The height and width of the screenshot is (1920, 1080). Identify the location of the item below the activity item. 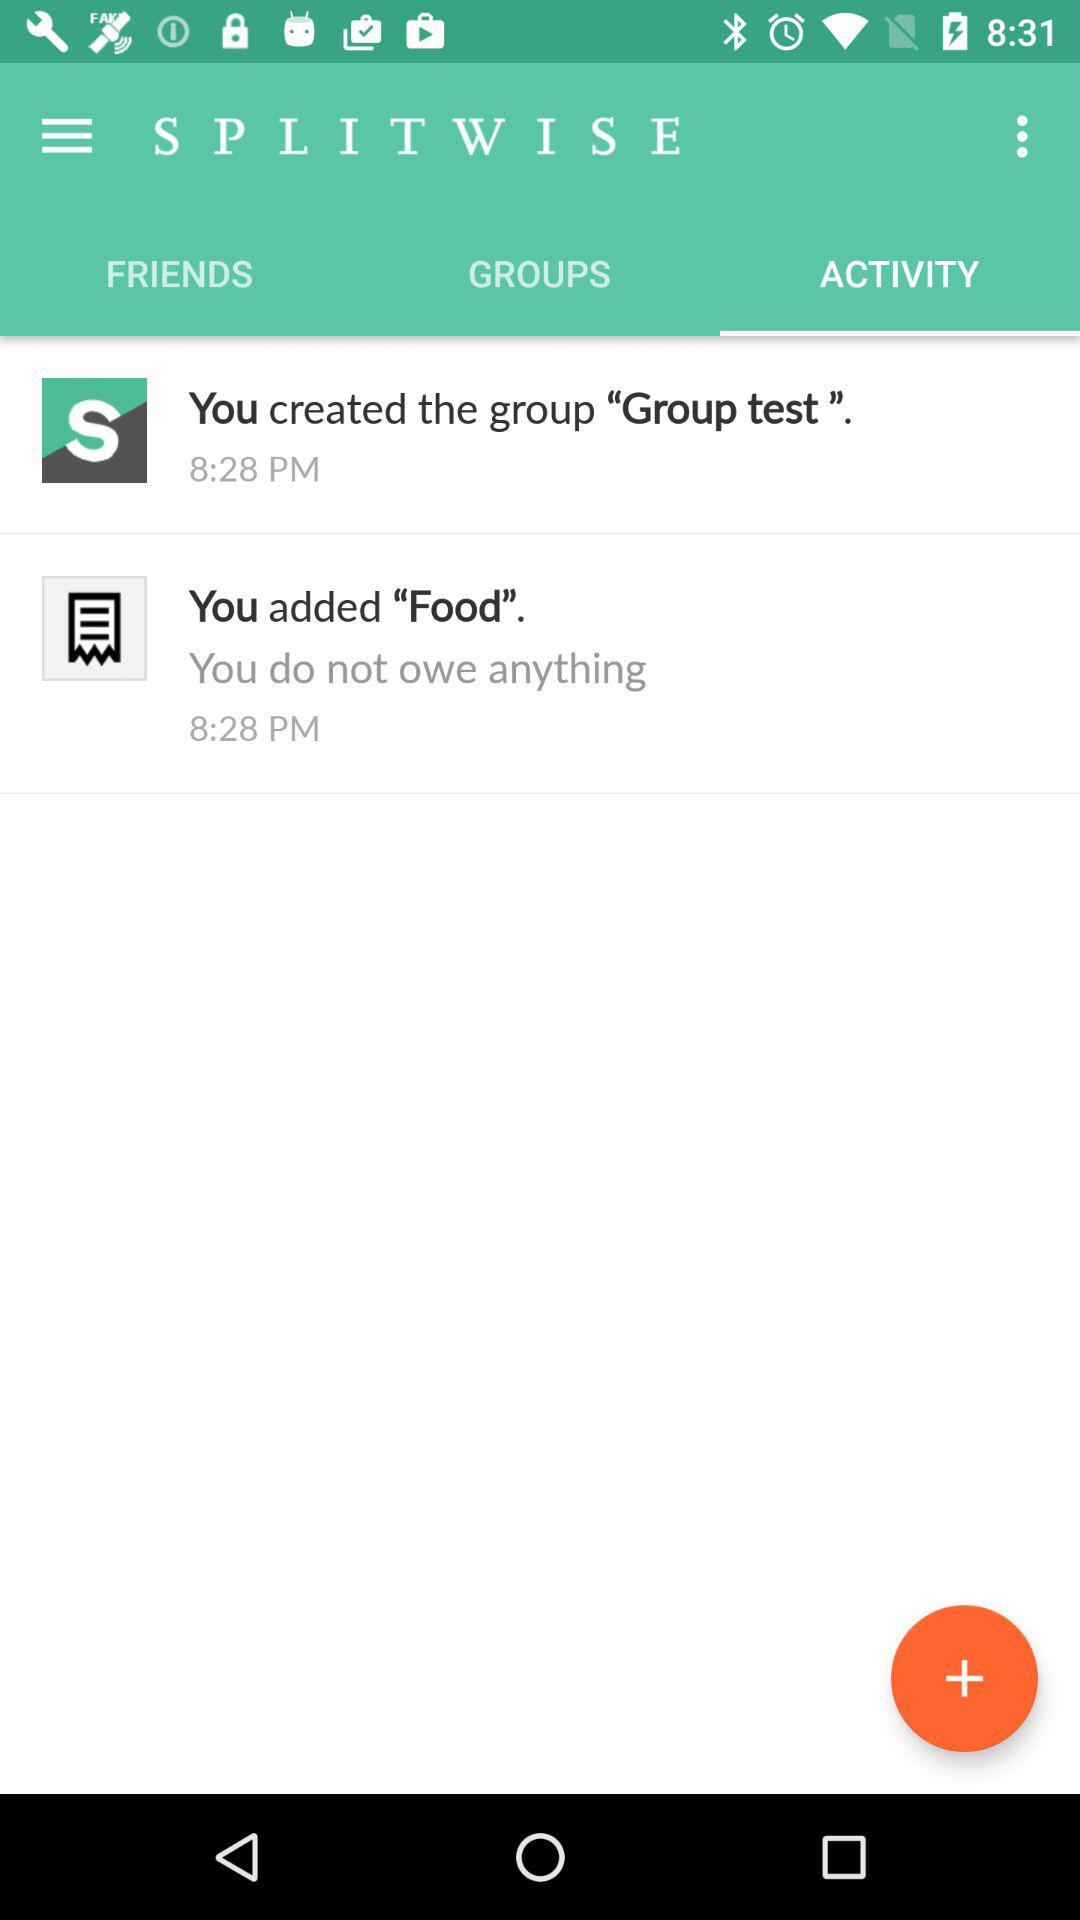
(612, 405).